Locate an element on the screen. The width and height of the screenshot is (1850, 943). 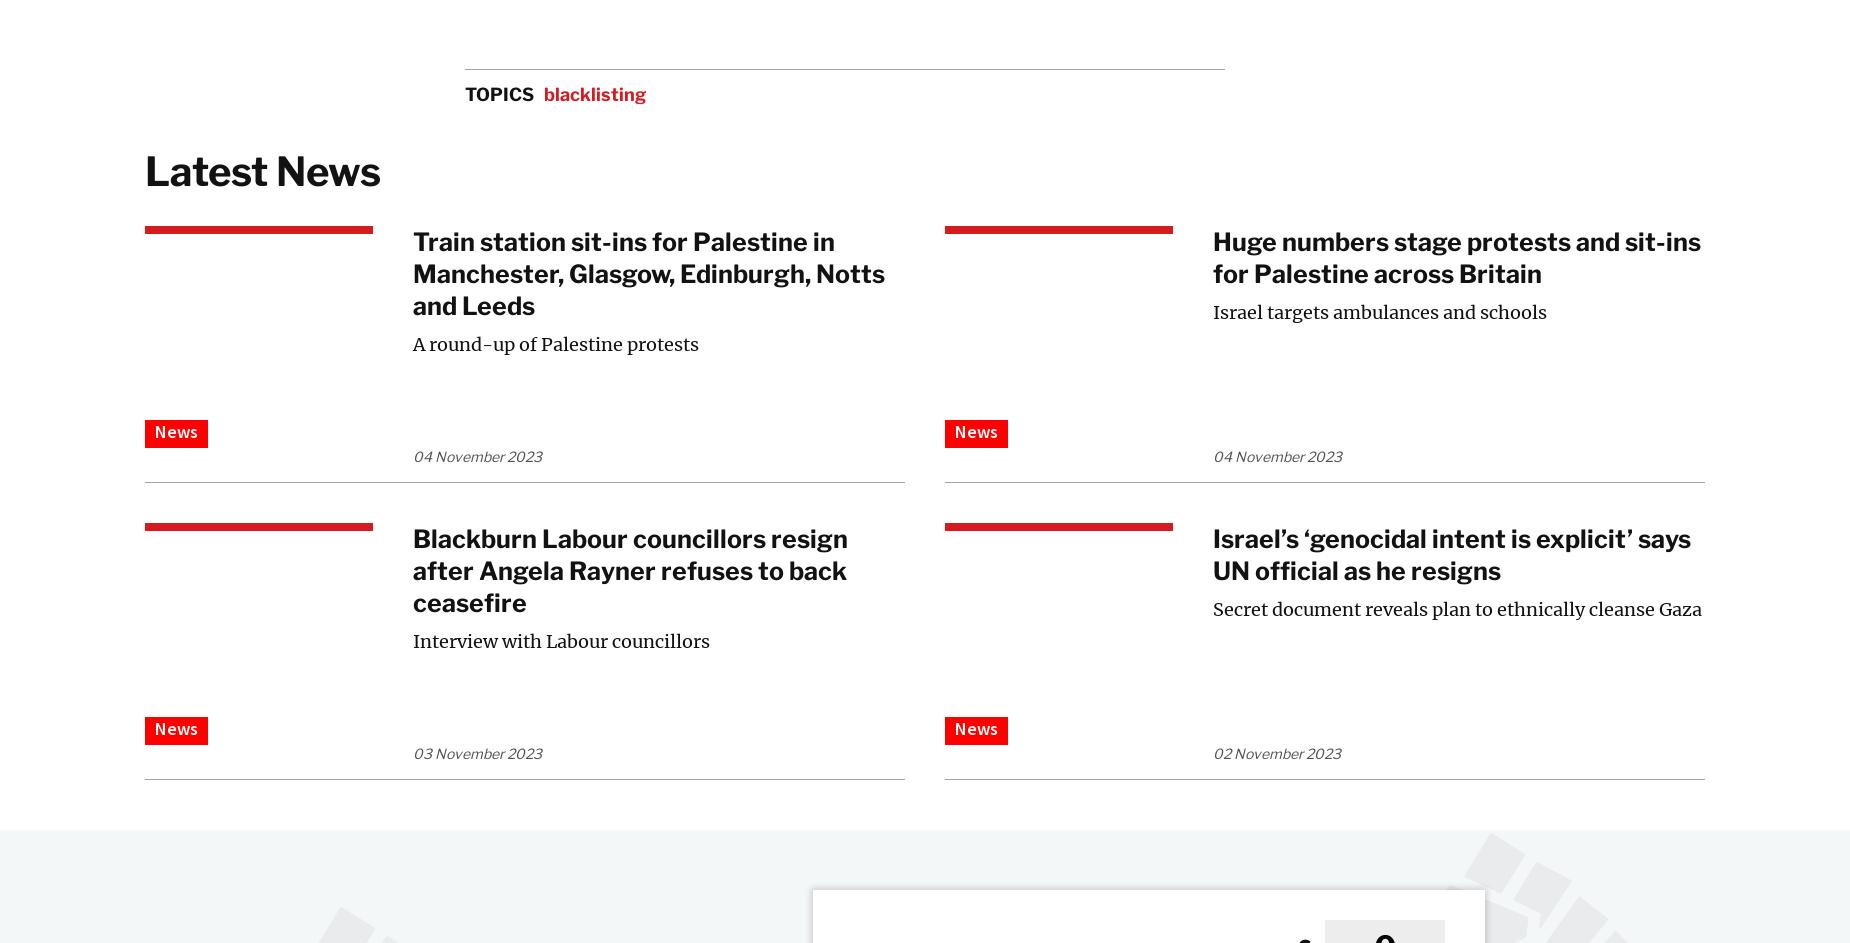
'blacklisting' is located at coordinates (594, 93).